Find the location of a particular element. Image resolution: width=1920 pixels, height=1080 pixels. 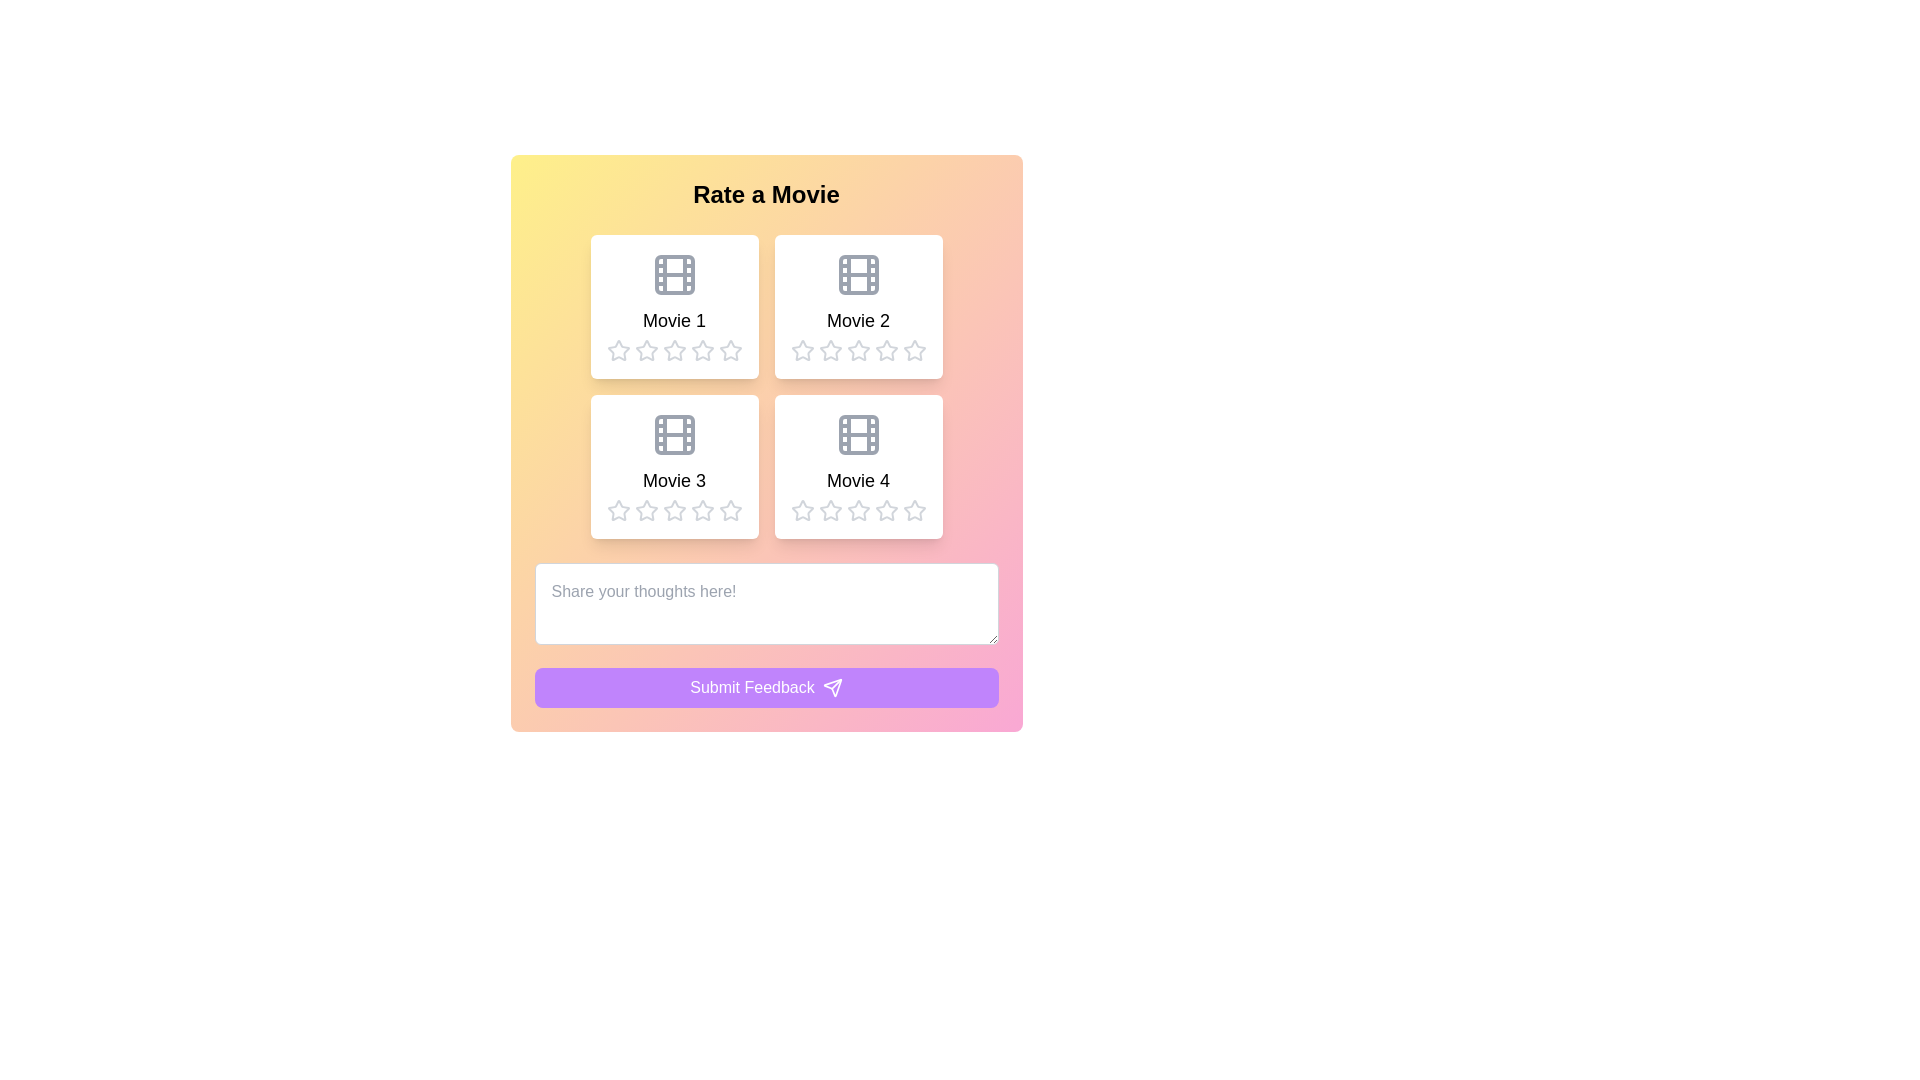

the second interactive rating star icon for keyboard interaction is located at coordinates (646, 350).